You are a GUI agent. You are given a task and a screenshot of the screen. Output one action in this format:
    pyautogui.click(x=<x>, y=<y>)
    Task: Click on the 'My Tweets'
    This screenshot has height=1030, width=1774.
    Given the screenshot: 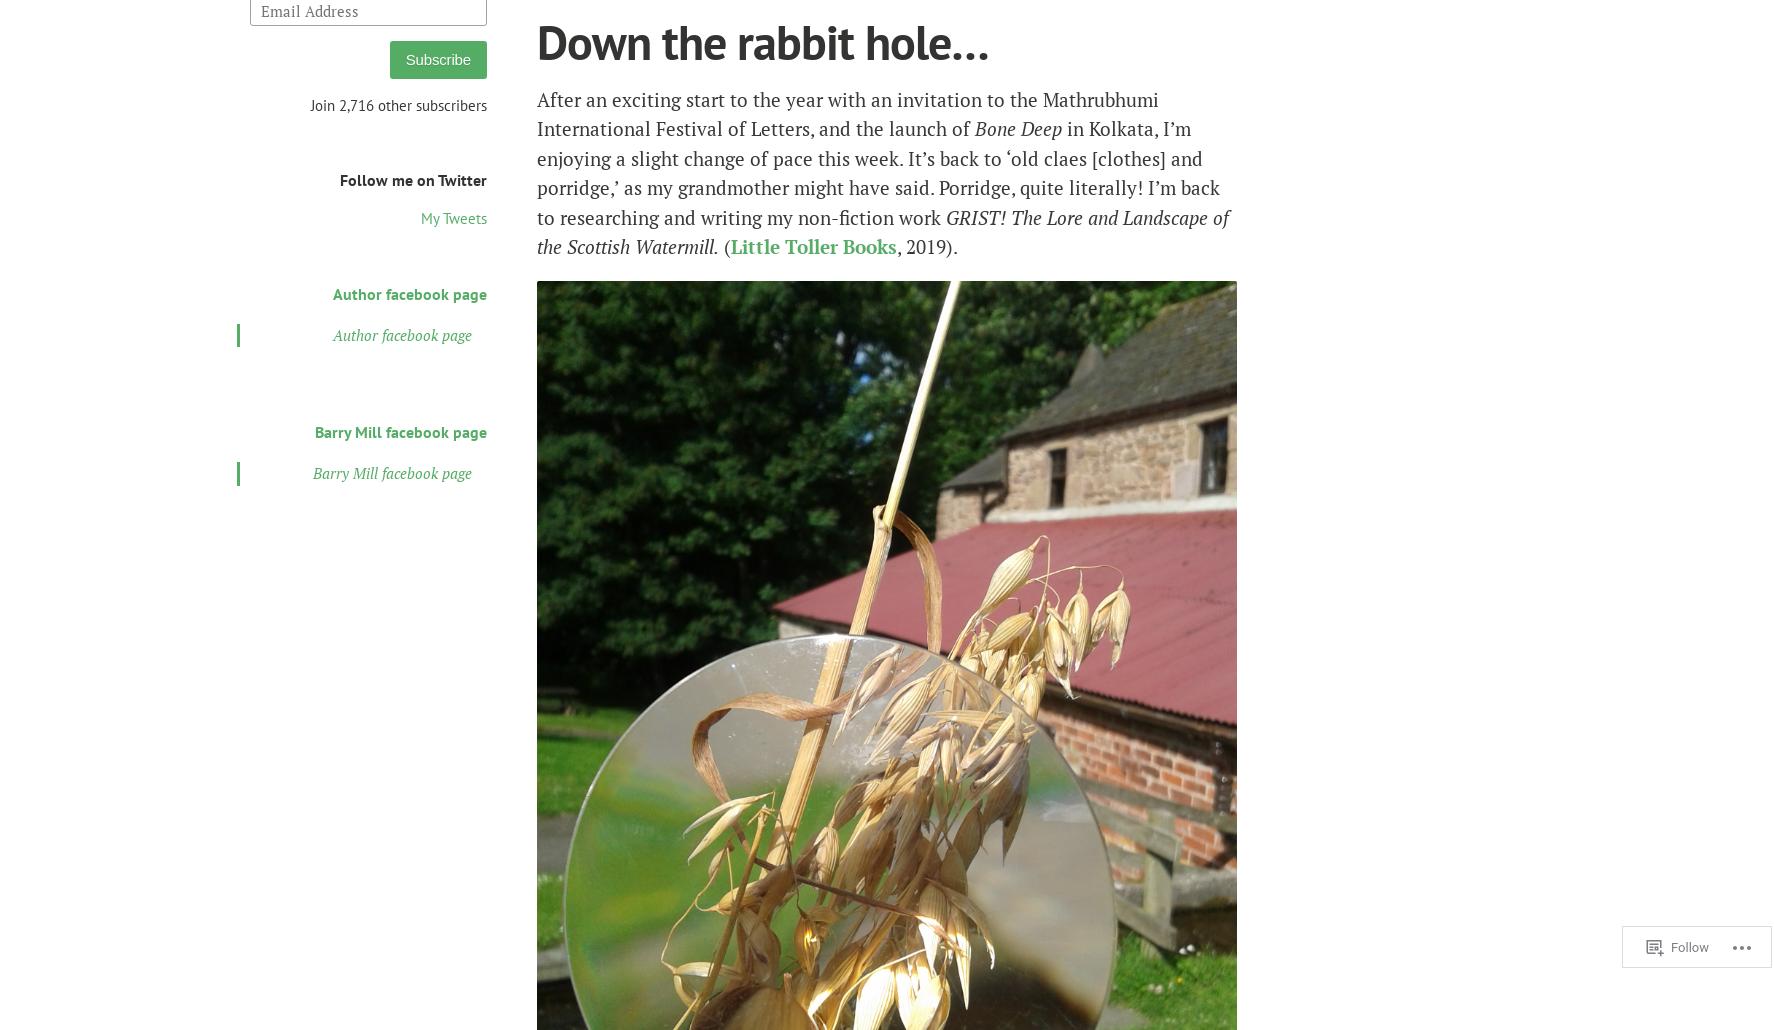 What is the action you would take?
    pyautogui.click(x=419, y=217)
    